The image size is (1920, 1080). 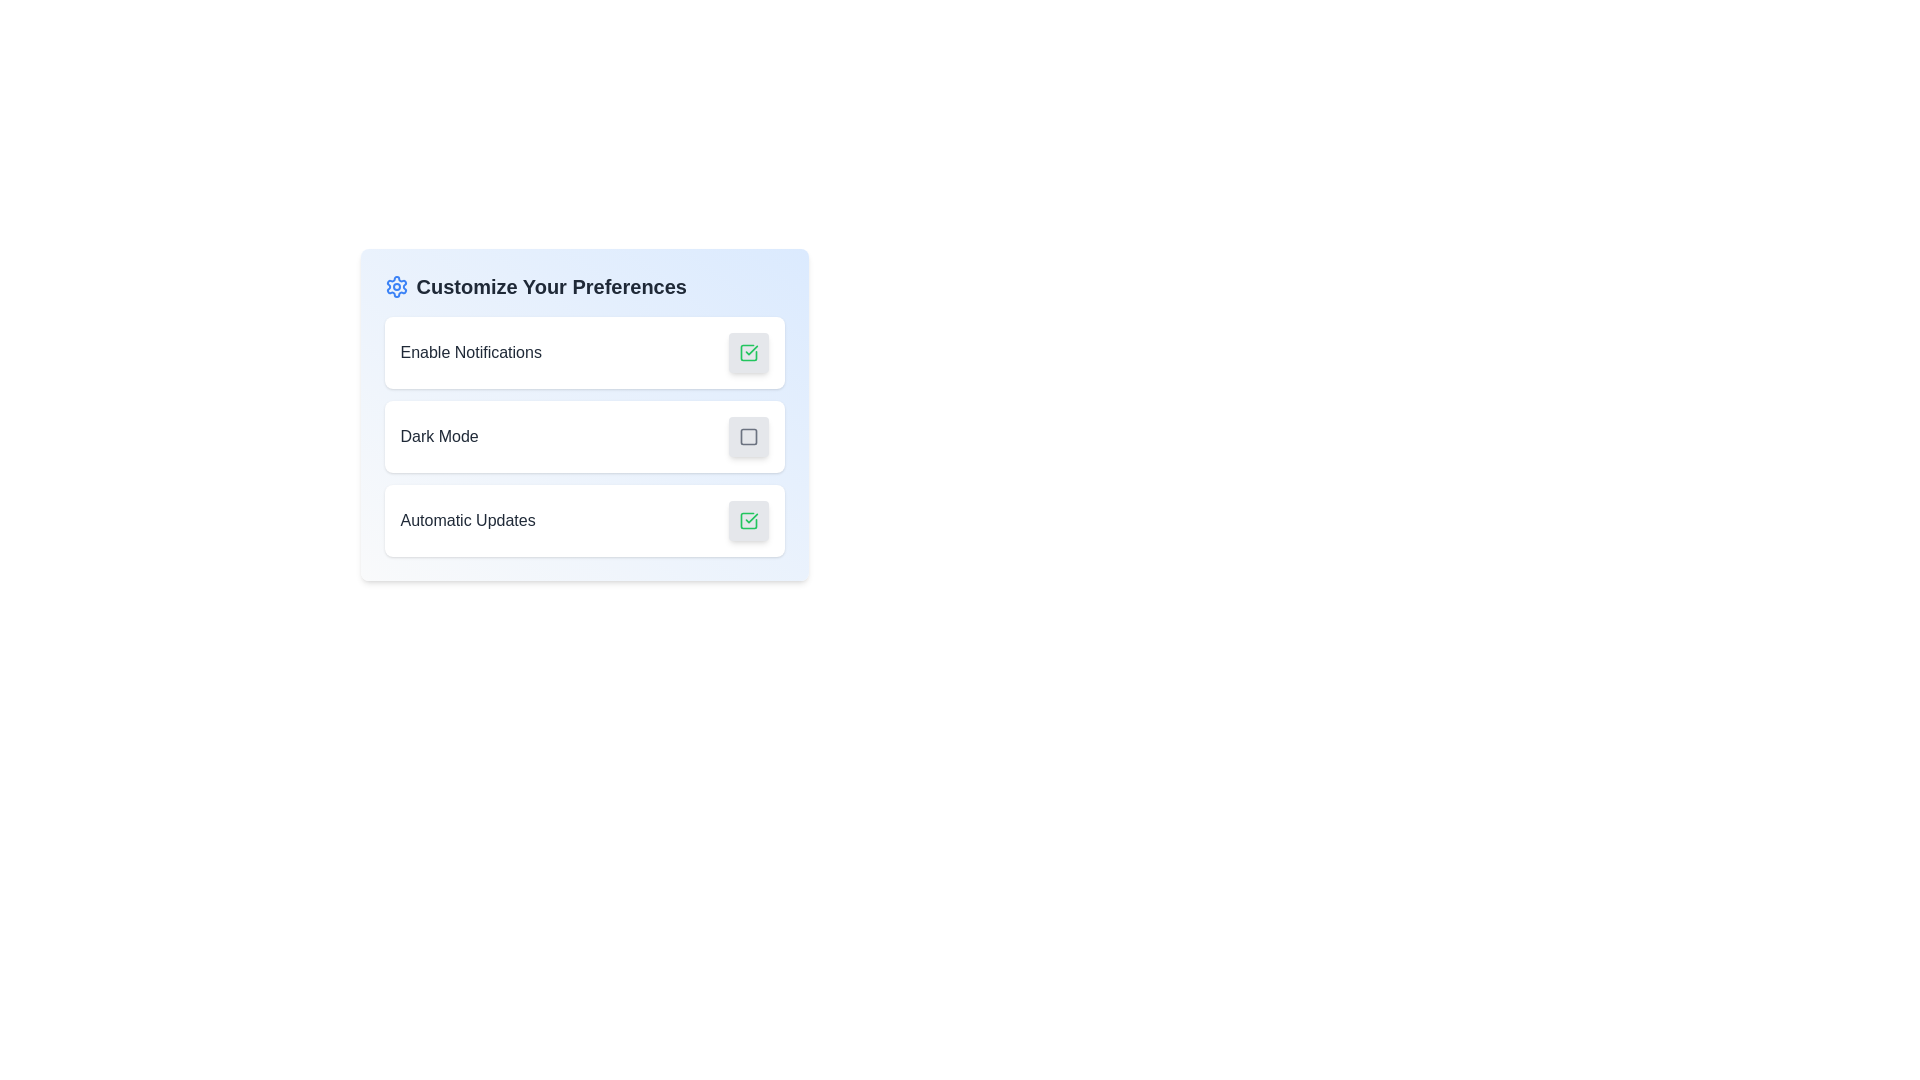 I want to click on the Checkbox styled as a button with an icon, so click(x=747, y=352).